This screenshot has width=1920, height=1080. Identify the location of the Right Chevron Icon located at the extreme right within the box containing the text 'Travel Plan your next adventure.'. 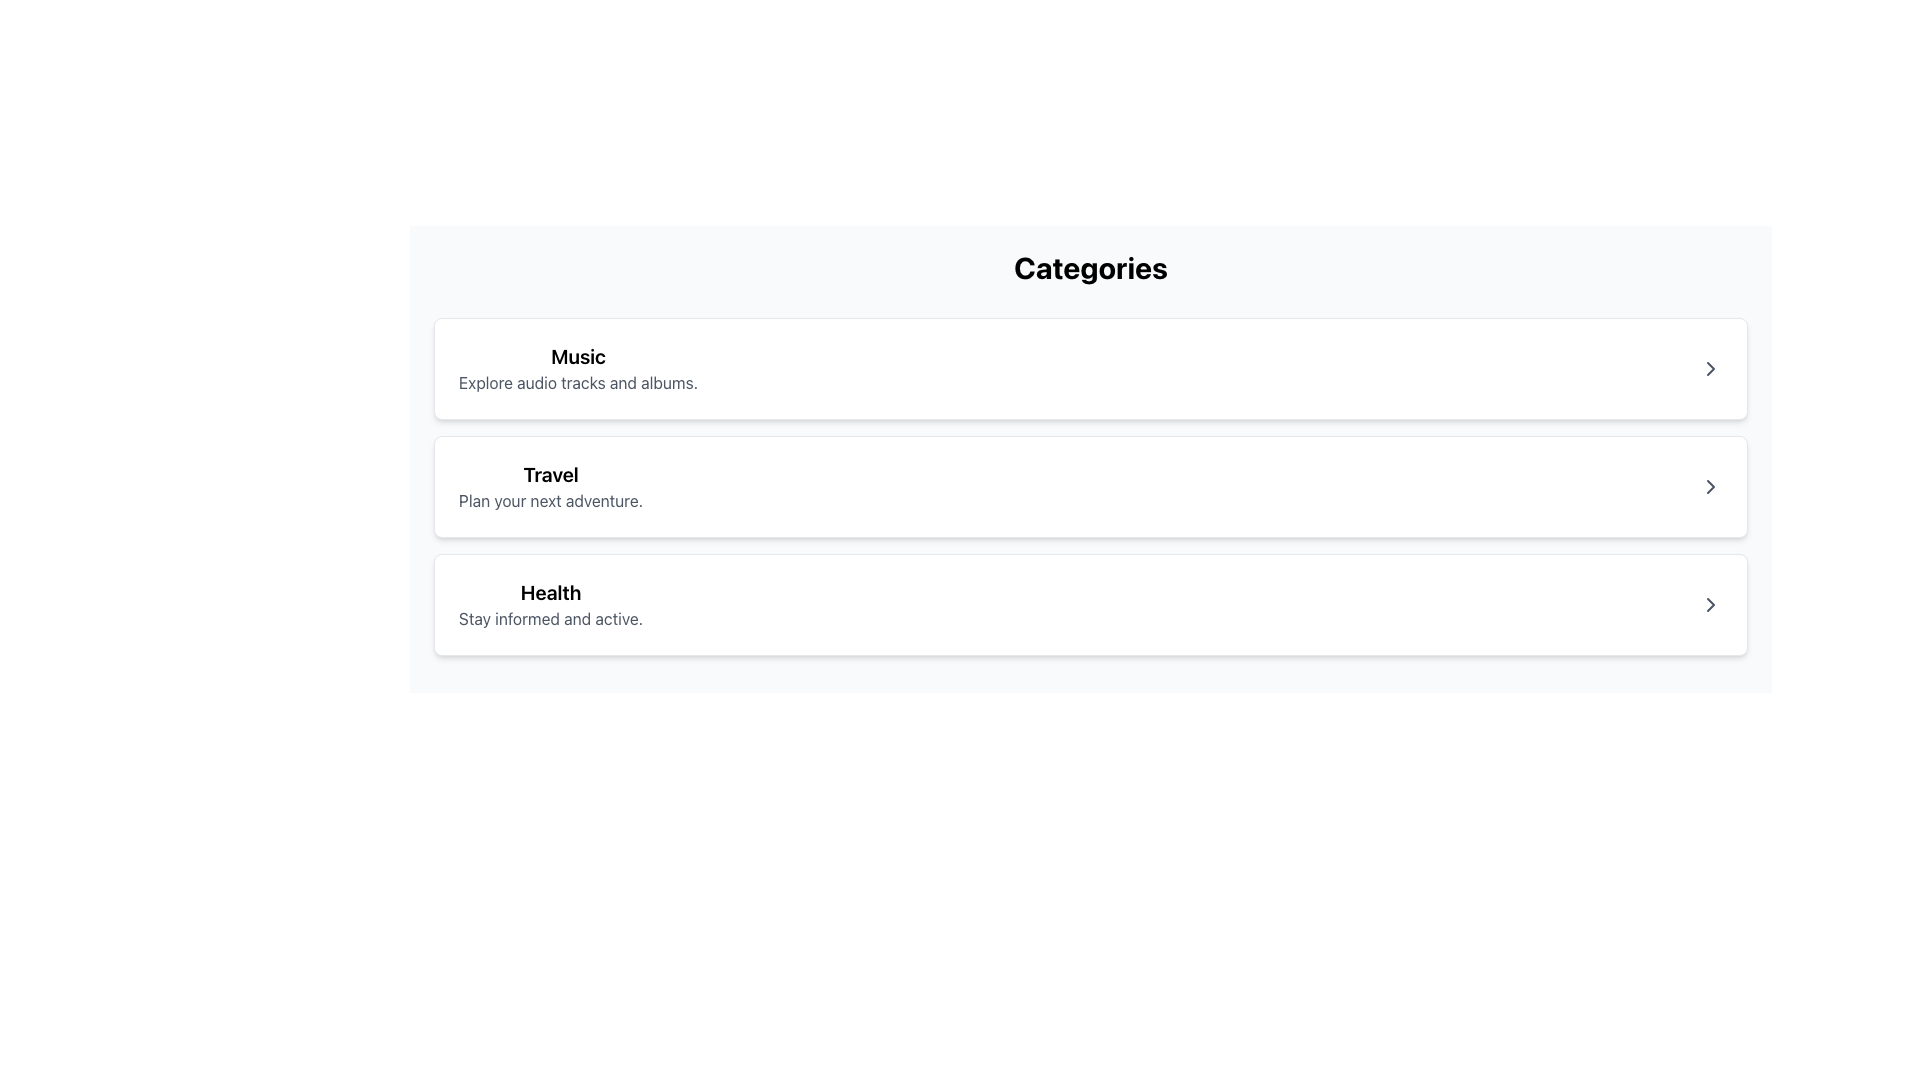
(1709, 486).